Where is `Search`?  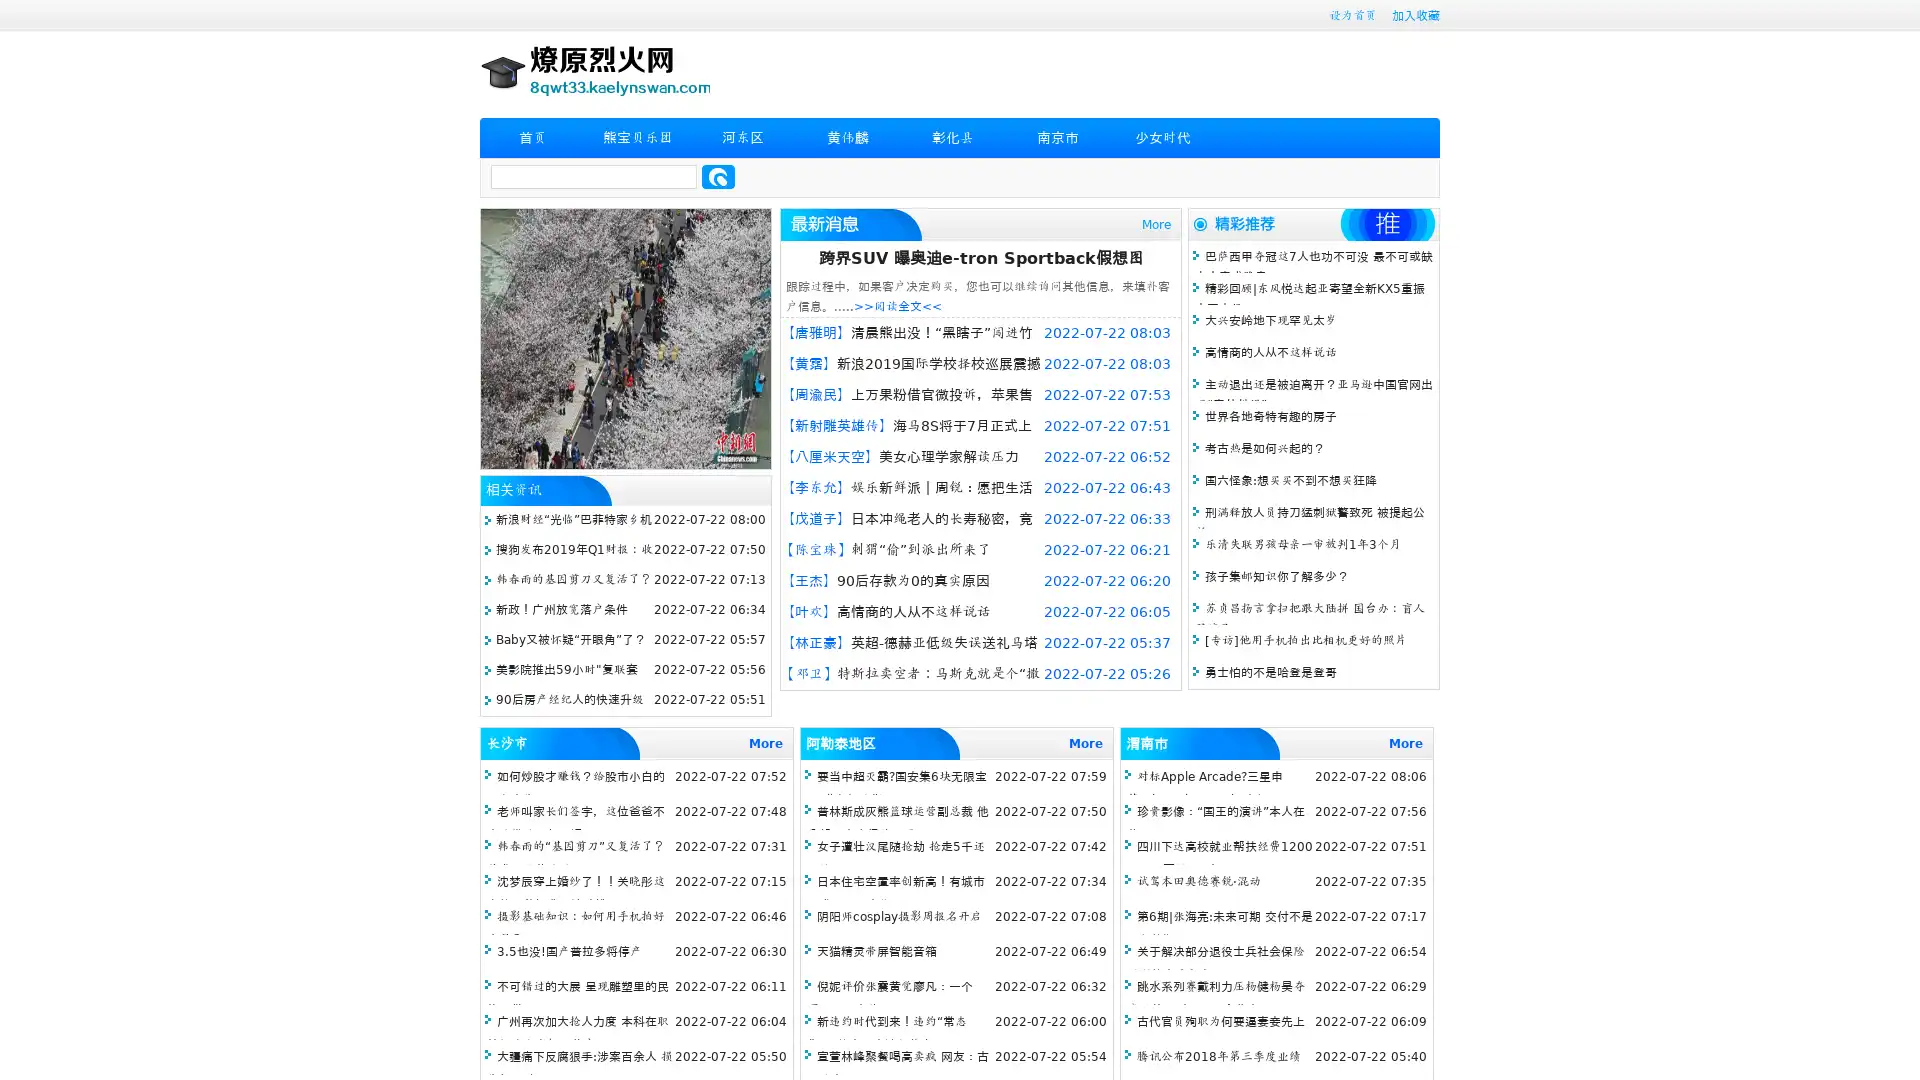
Search is located at coordinates (718, 176).